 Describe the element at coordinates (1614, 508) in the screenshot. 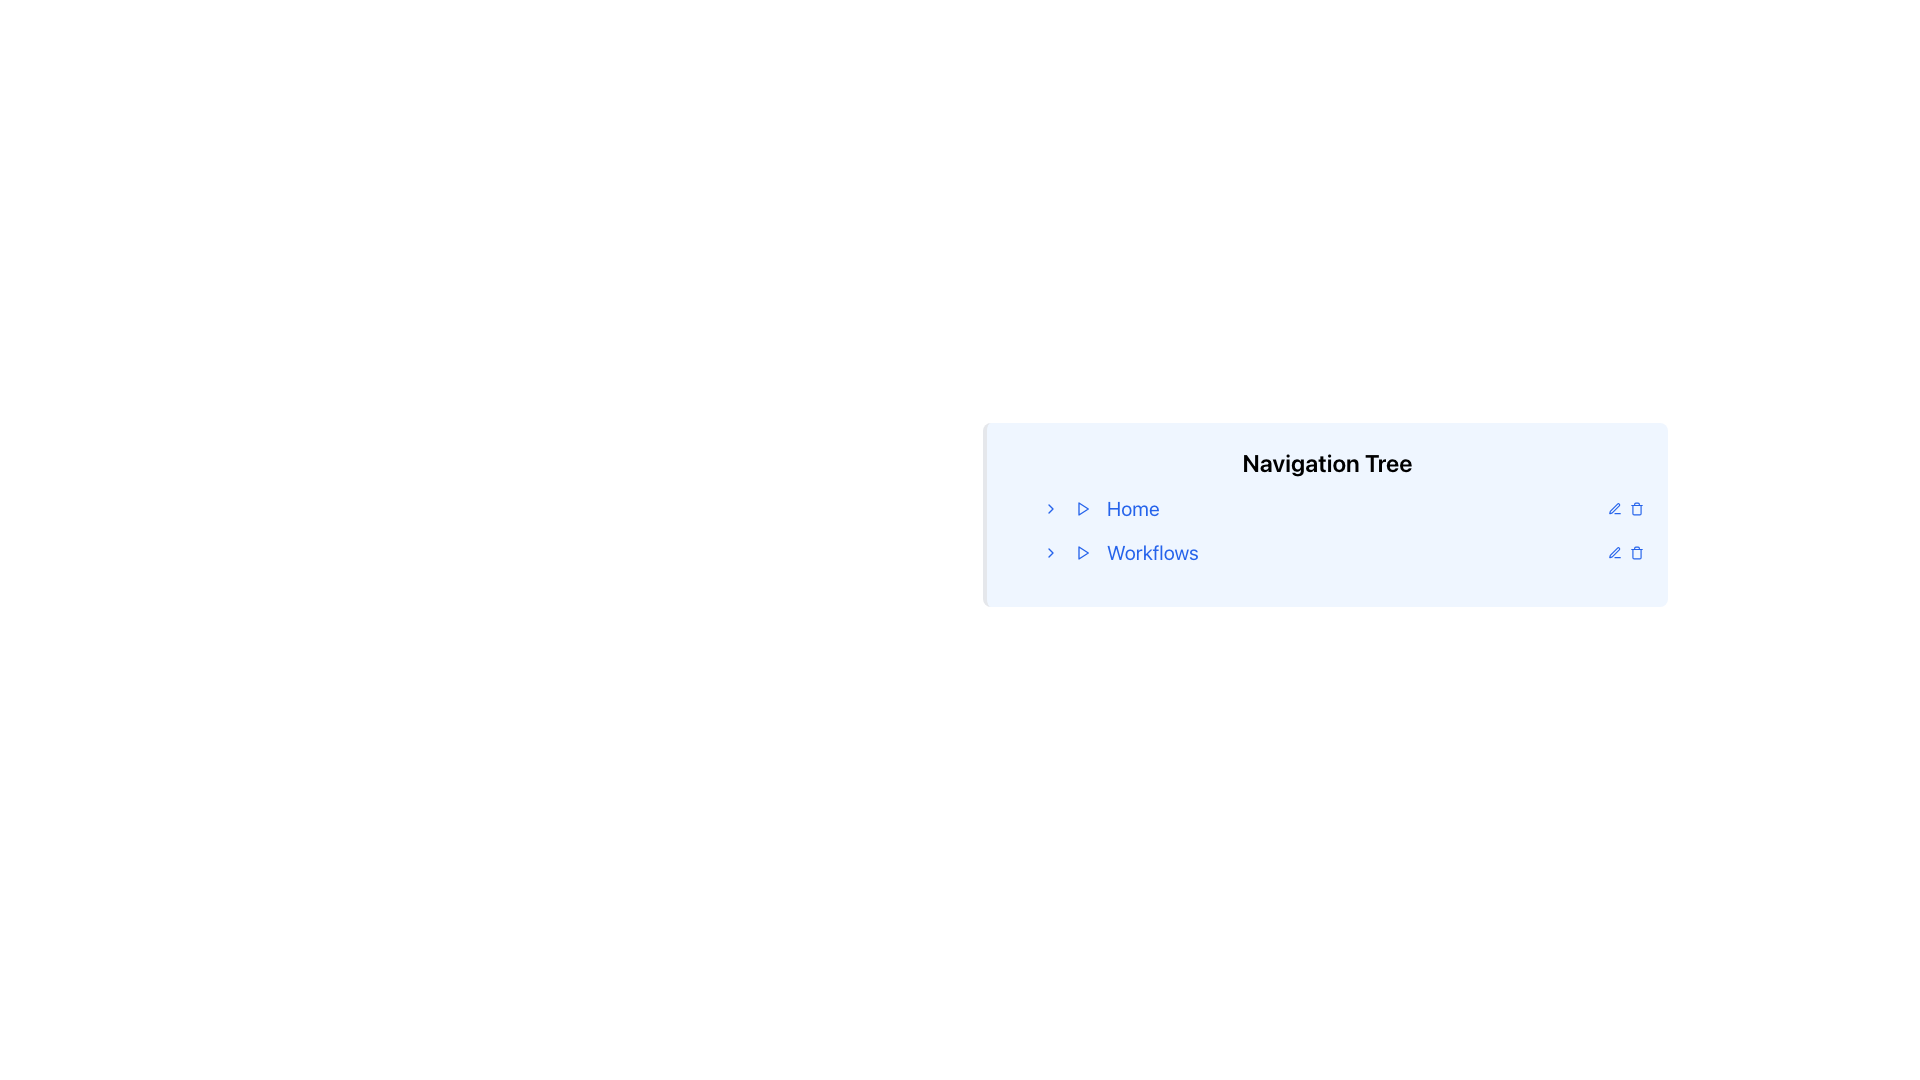

I see `the pencil icon in the middle-right area of the 'Navigation Tree' for keyboard interactions` at that location.